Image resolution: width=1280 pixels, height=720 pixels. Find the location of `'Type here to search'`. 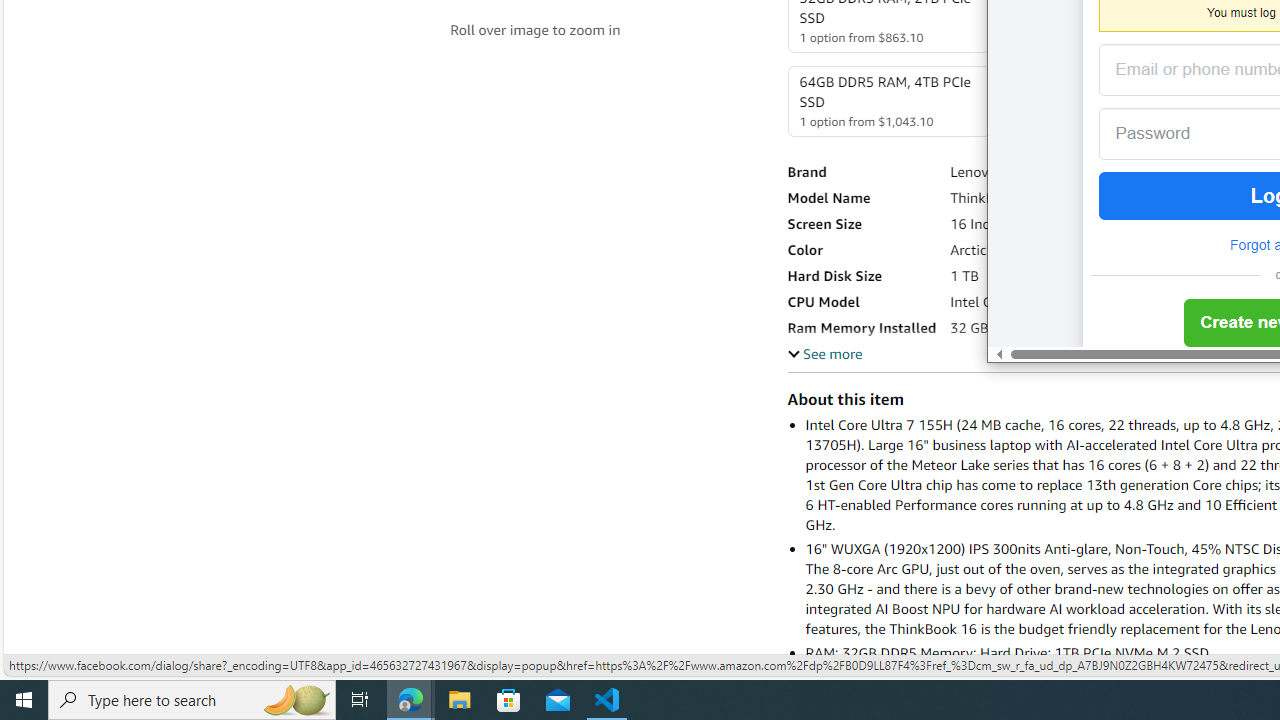

'Type here to search' is located at coordinates (192, 698).